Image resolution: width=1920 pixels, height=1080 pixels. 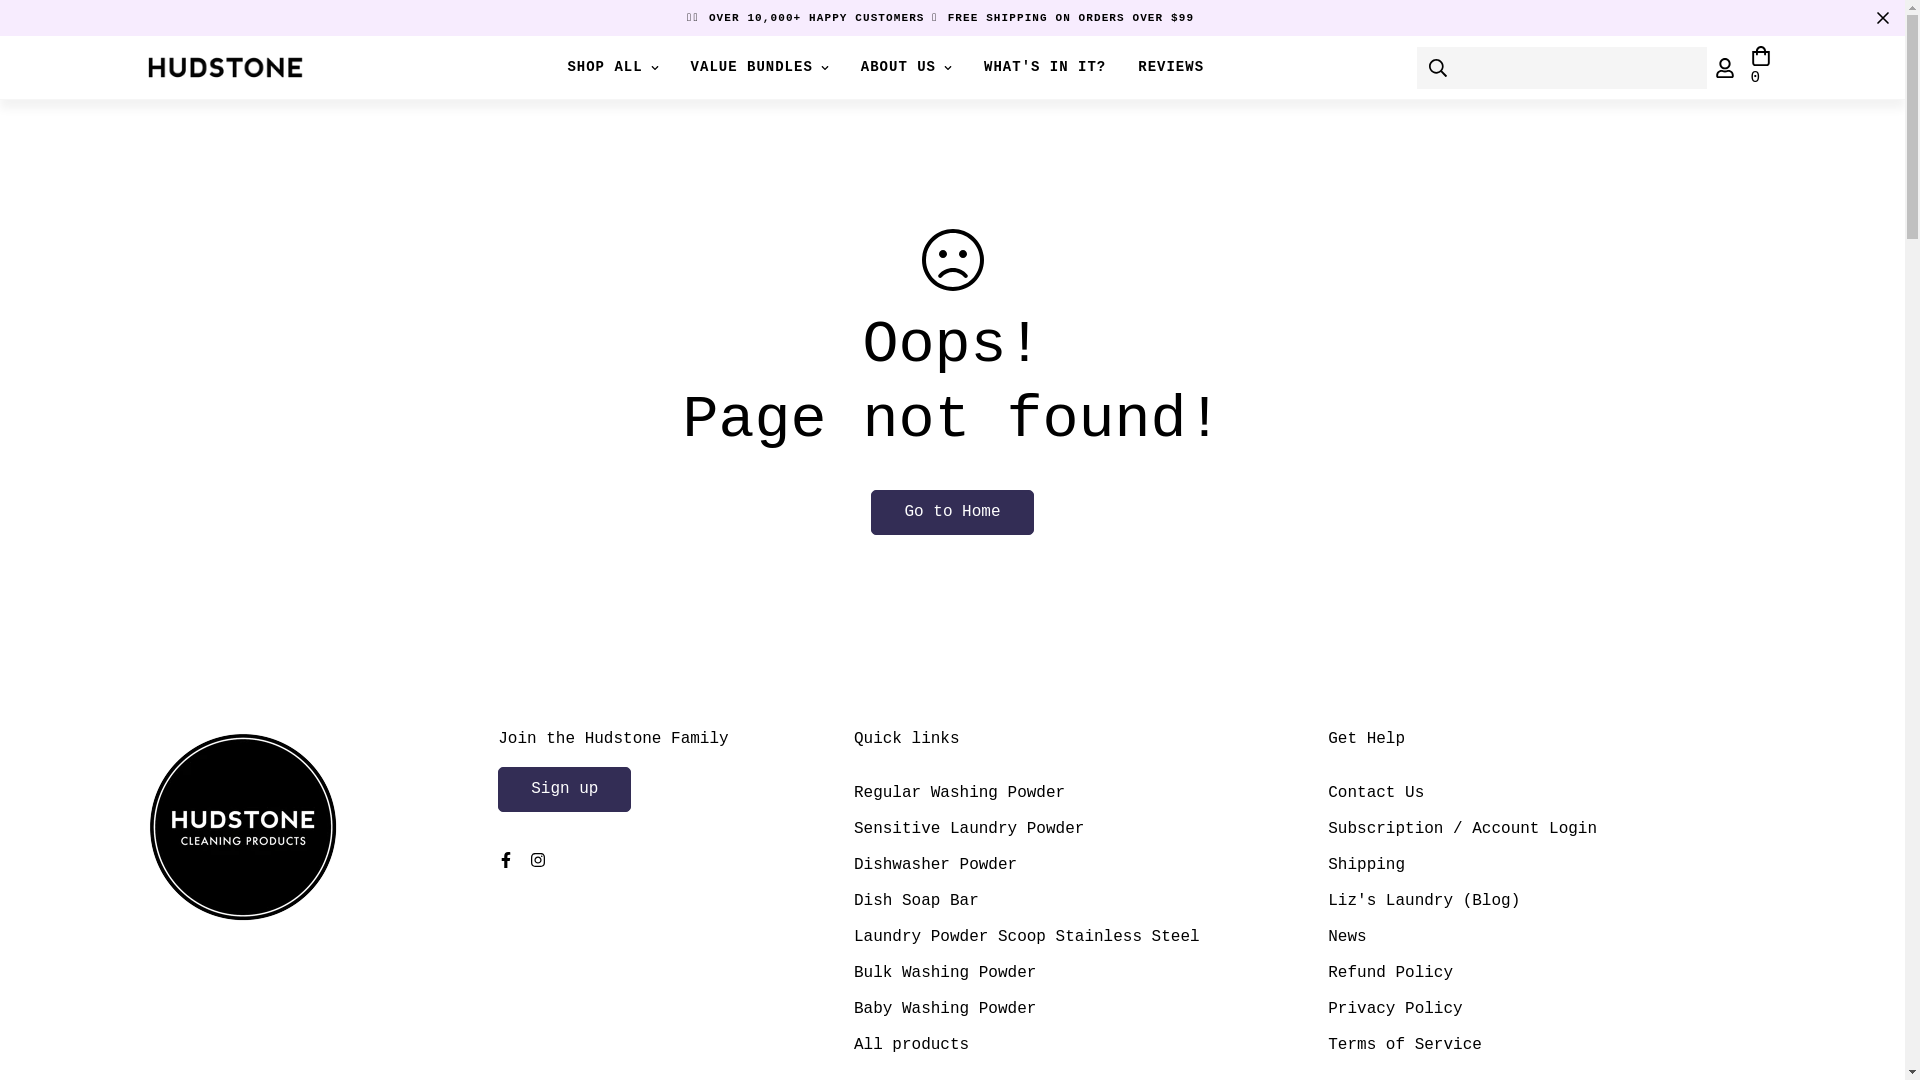 I want to click on 'Liz's Laundry (Blog)', so click(x=1423, y=901).